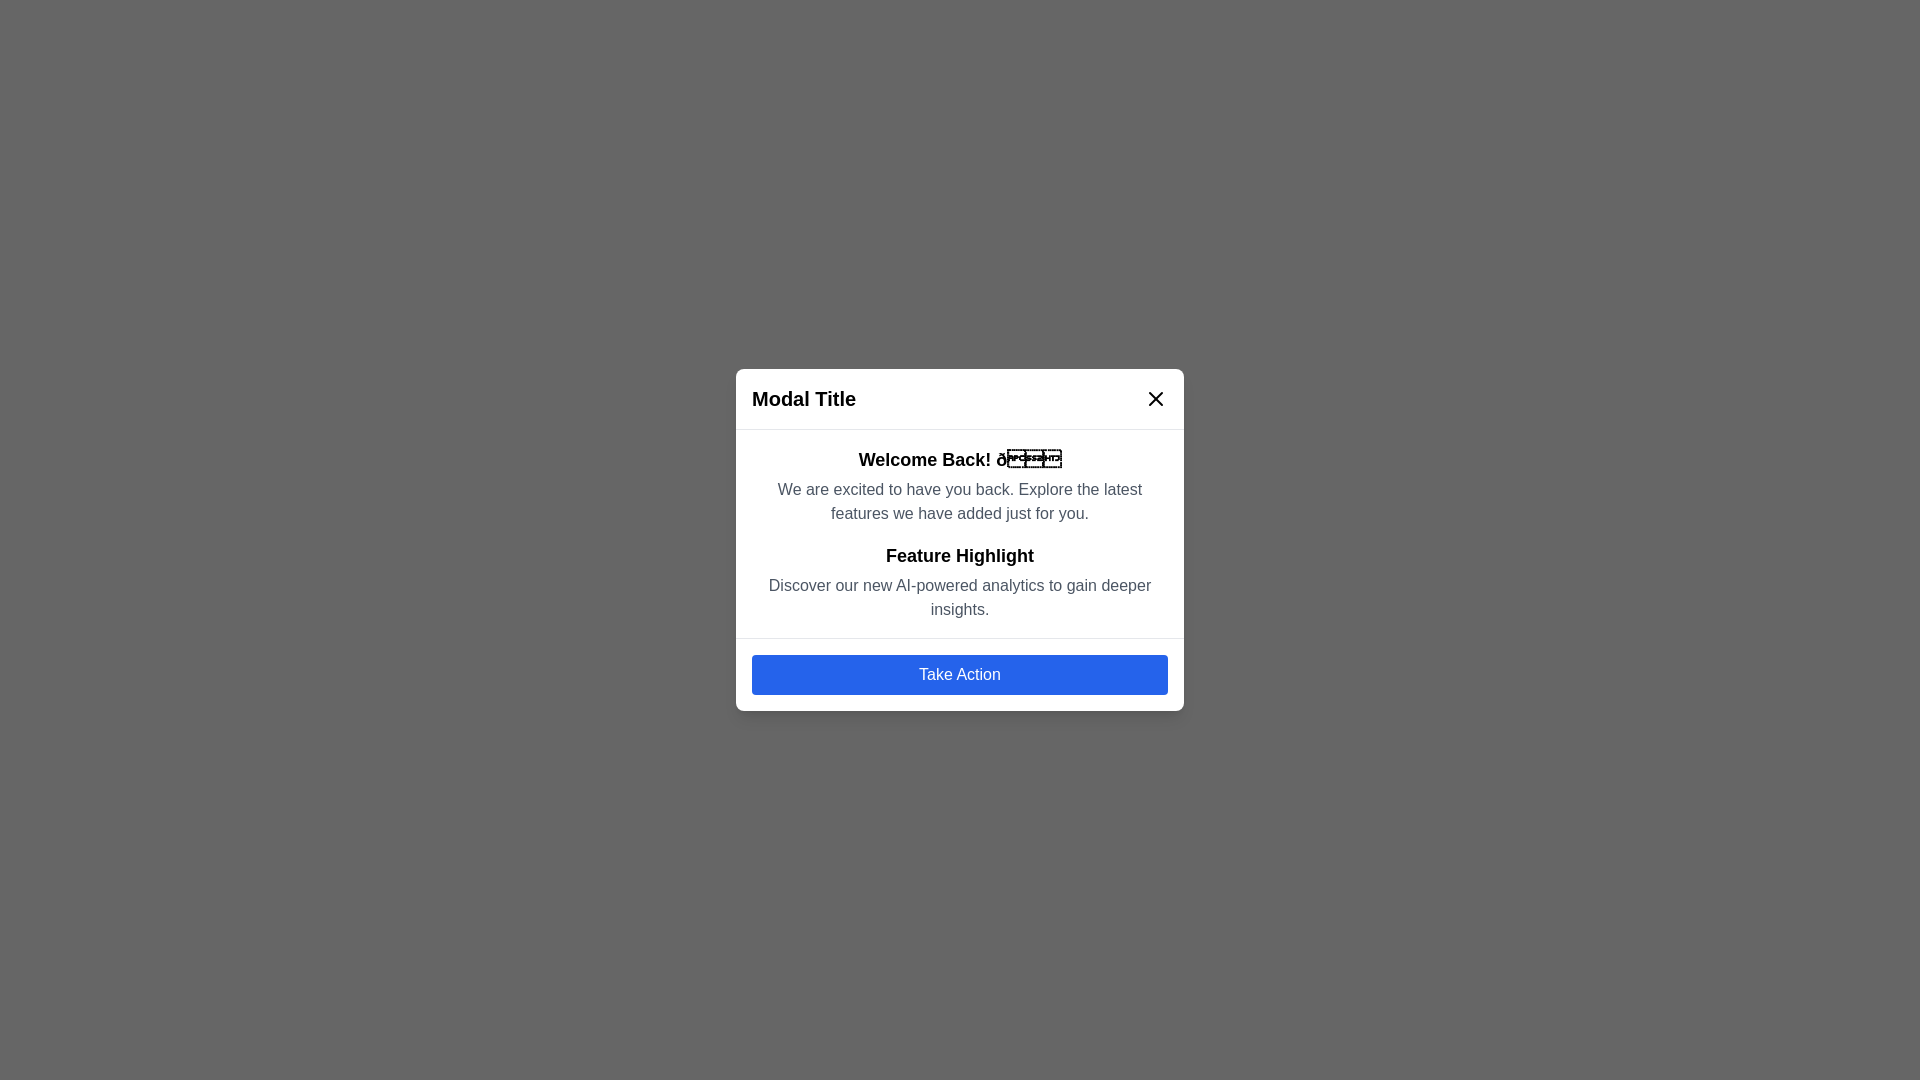  What do you see at coordinates (960, 674) in the screenshot?
I see `the bright blue rectangular button labeled 'Take Action' located at the bottom of the modal dialogue box` at bounding box center [960, 674].